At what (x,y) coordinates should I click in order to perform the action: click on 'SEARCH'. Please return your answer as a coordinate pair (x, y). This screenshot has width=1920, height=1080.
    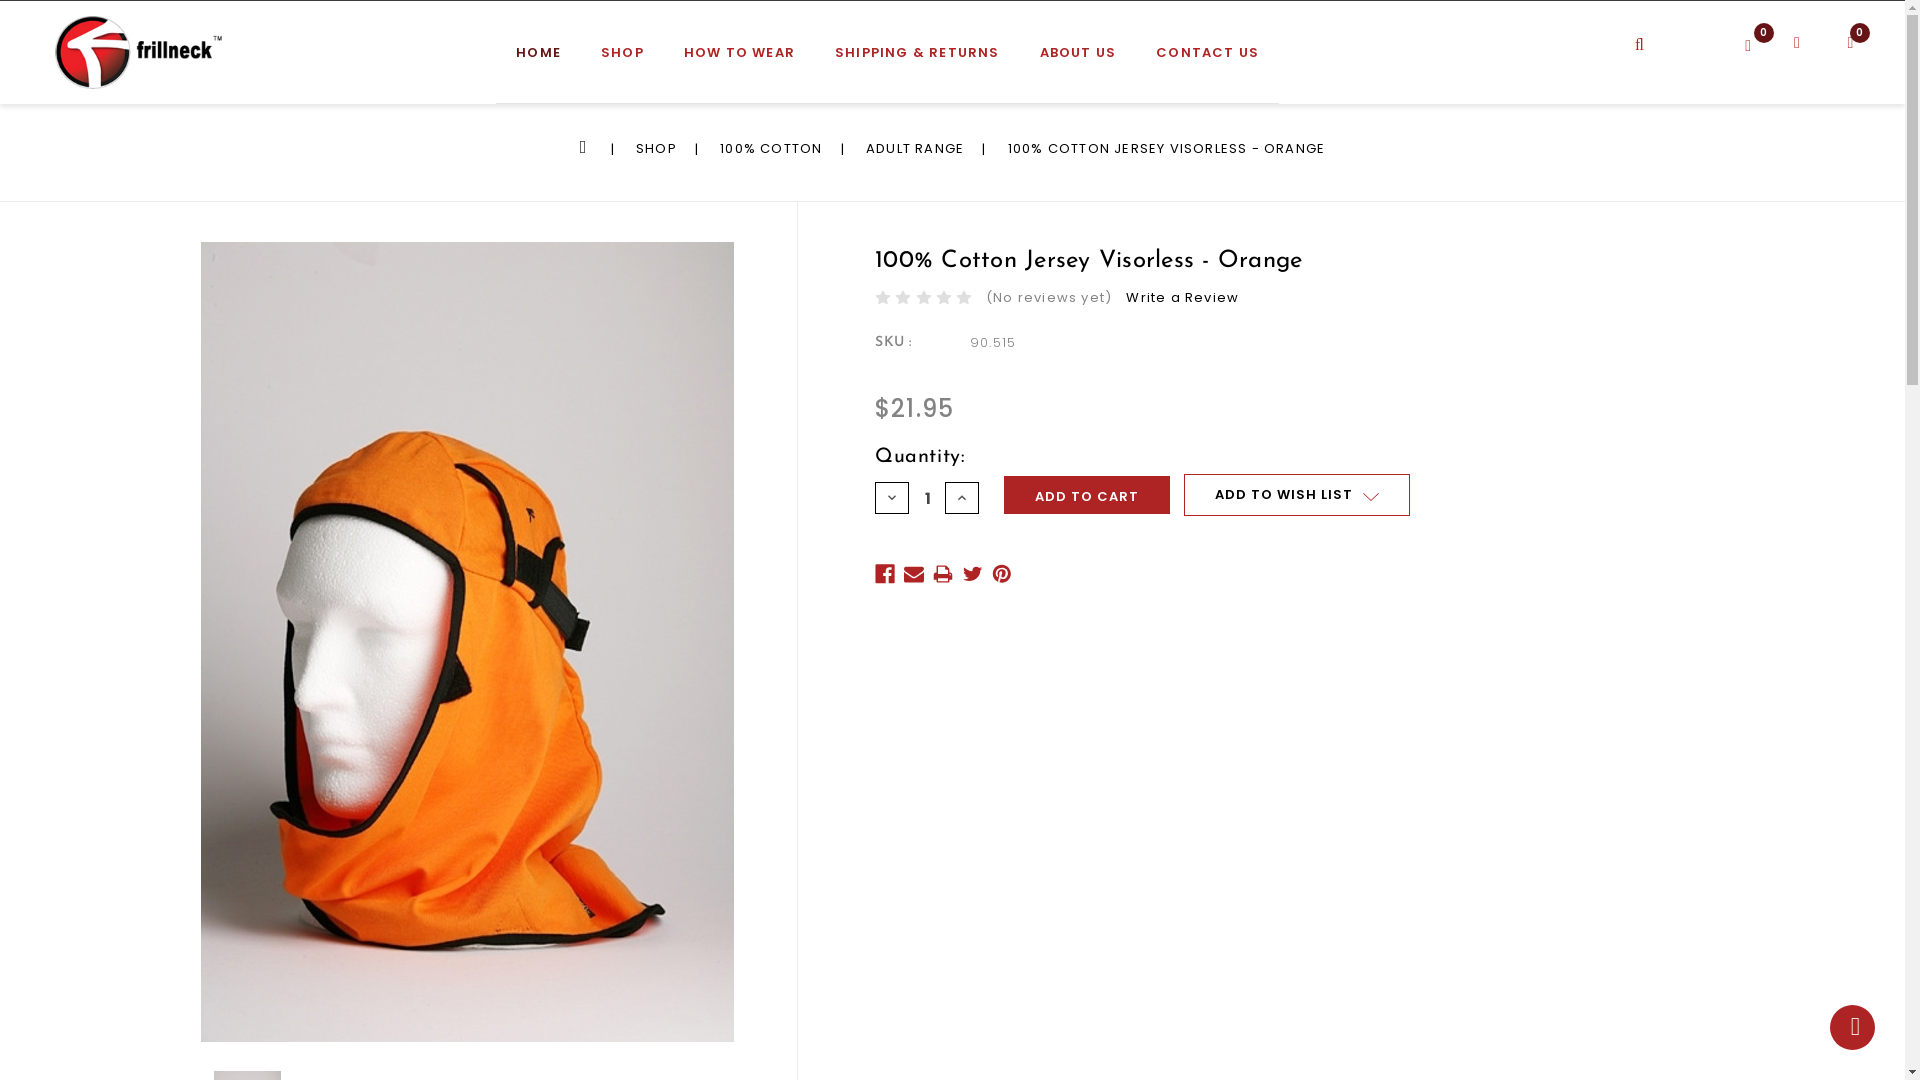
    Looking at the image, I should click on (1662, 30).